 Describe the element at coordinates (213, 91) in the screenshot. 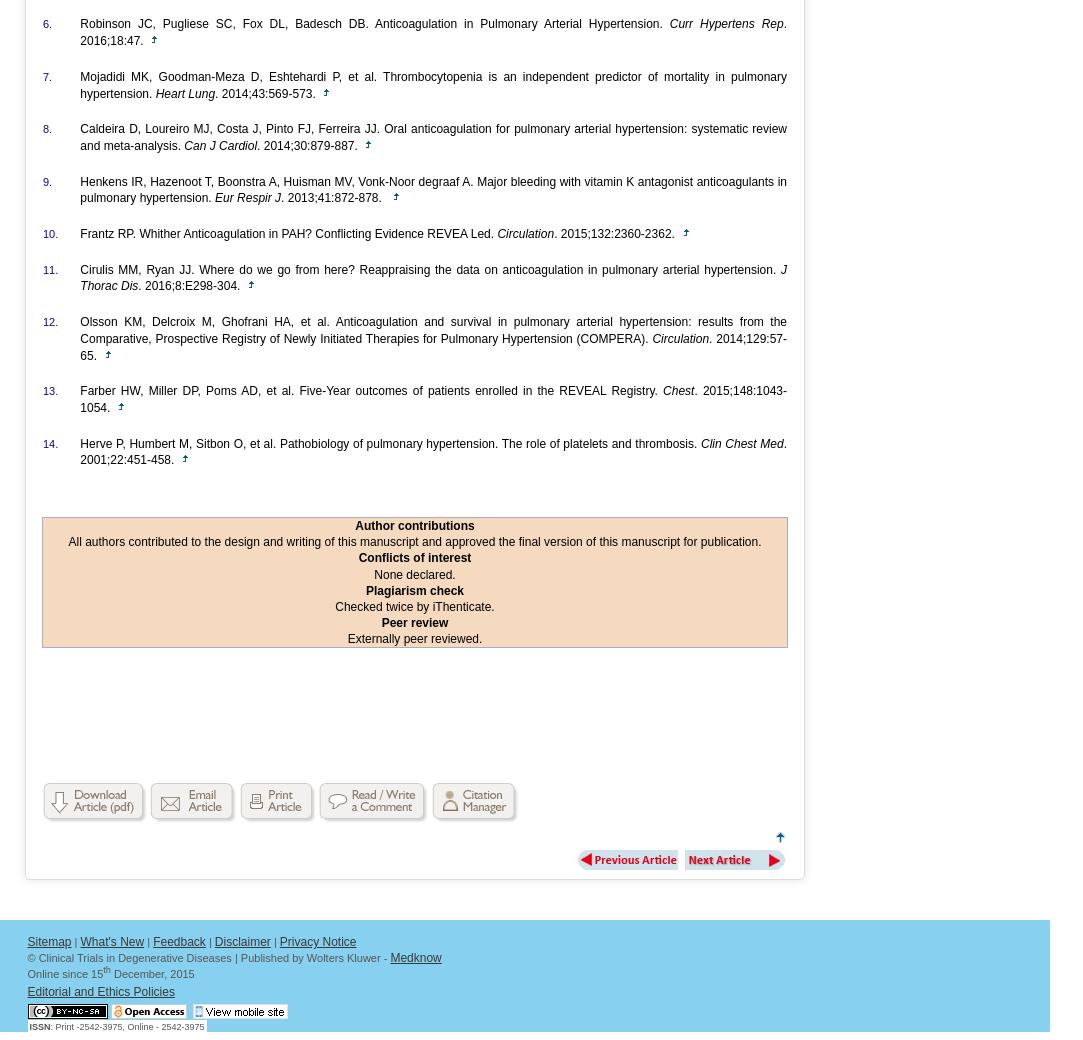

I see `'. 2014;43:569-573.'` at that location.